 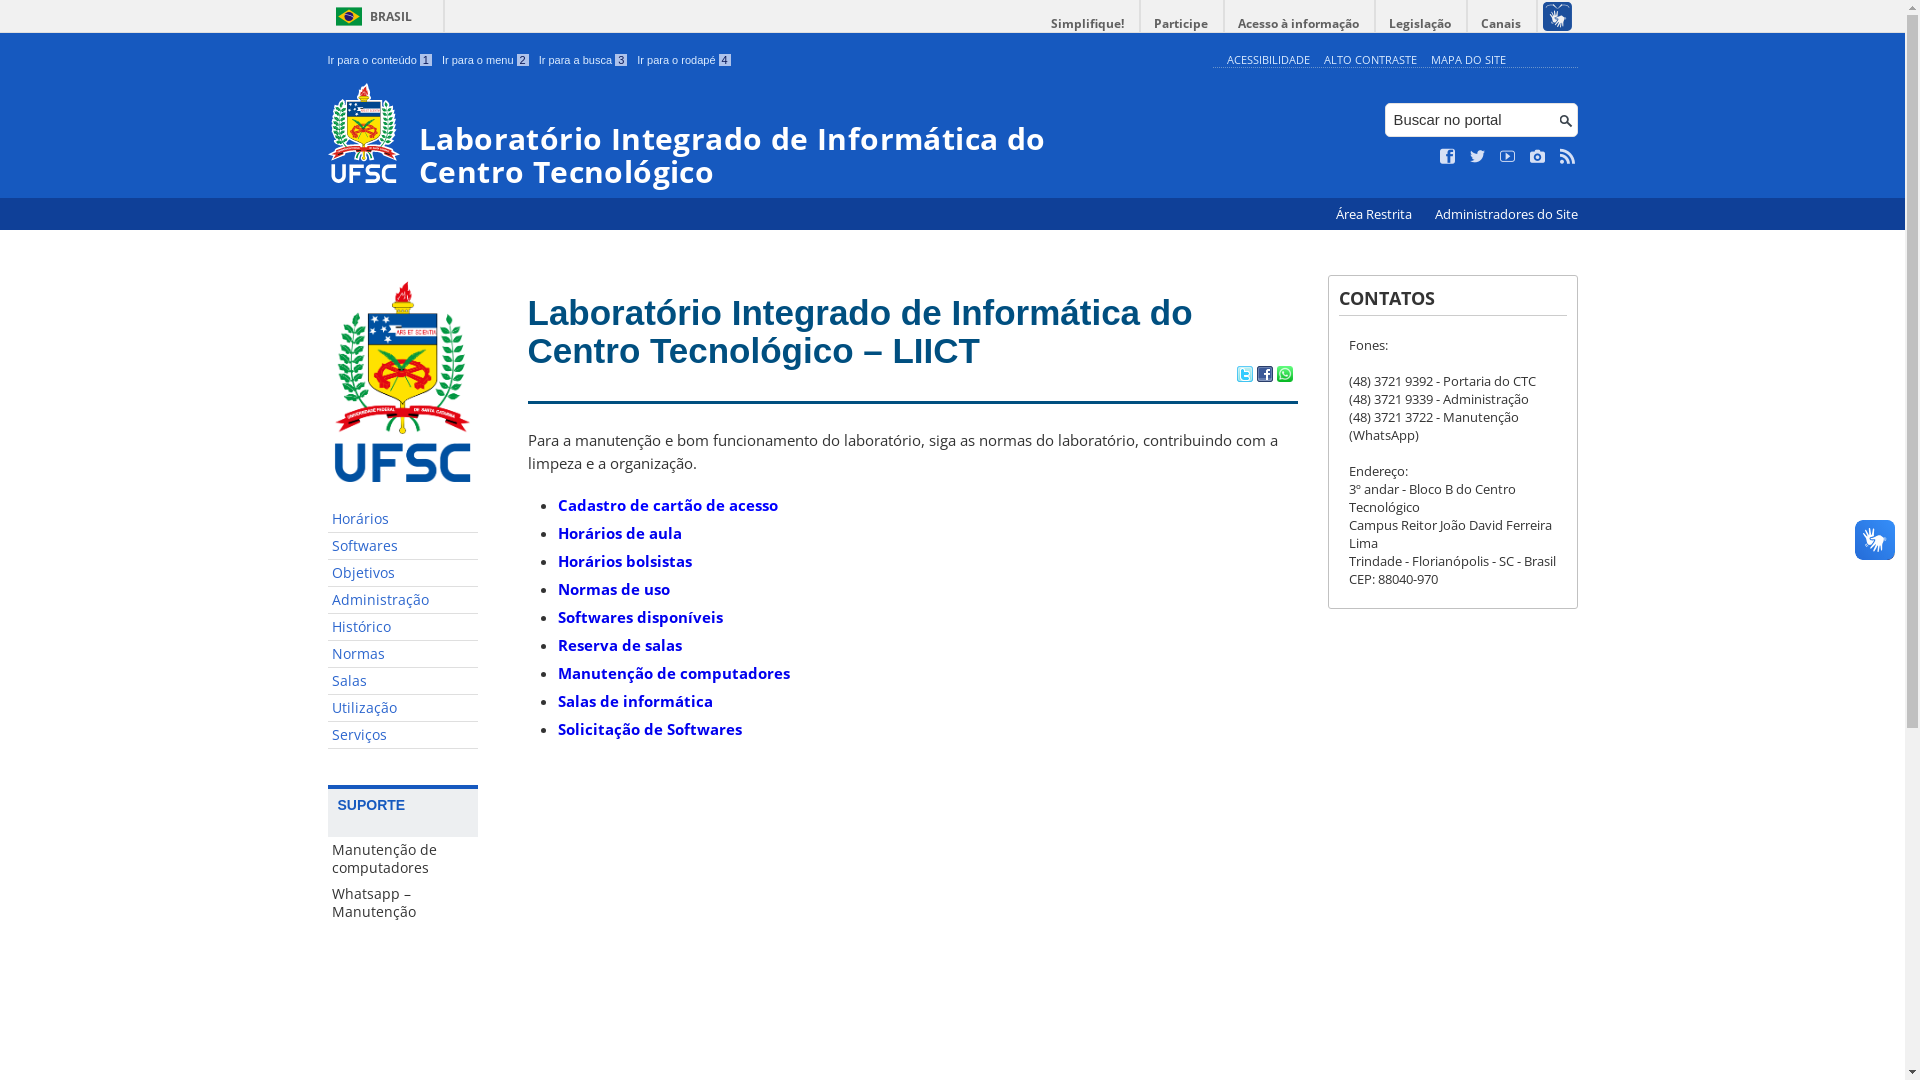 I want to click on 'Ir para a busca 3', so click(x=582, y=59).